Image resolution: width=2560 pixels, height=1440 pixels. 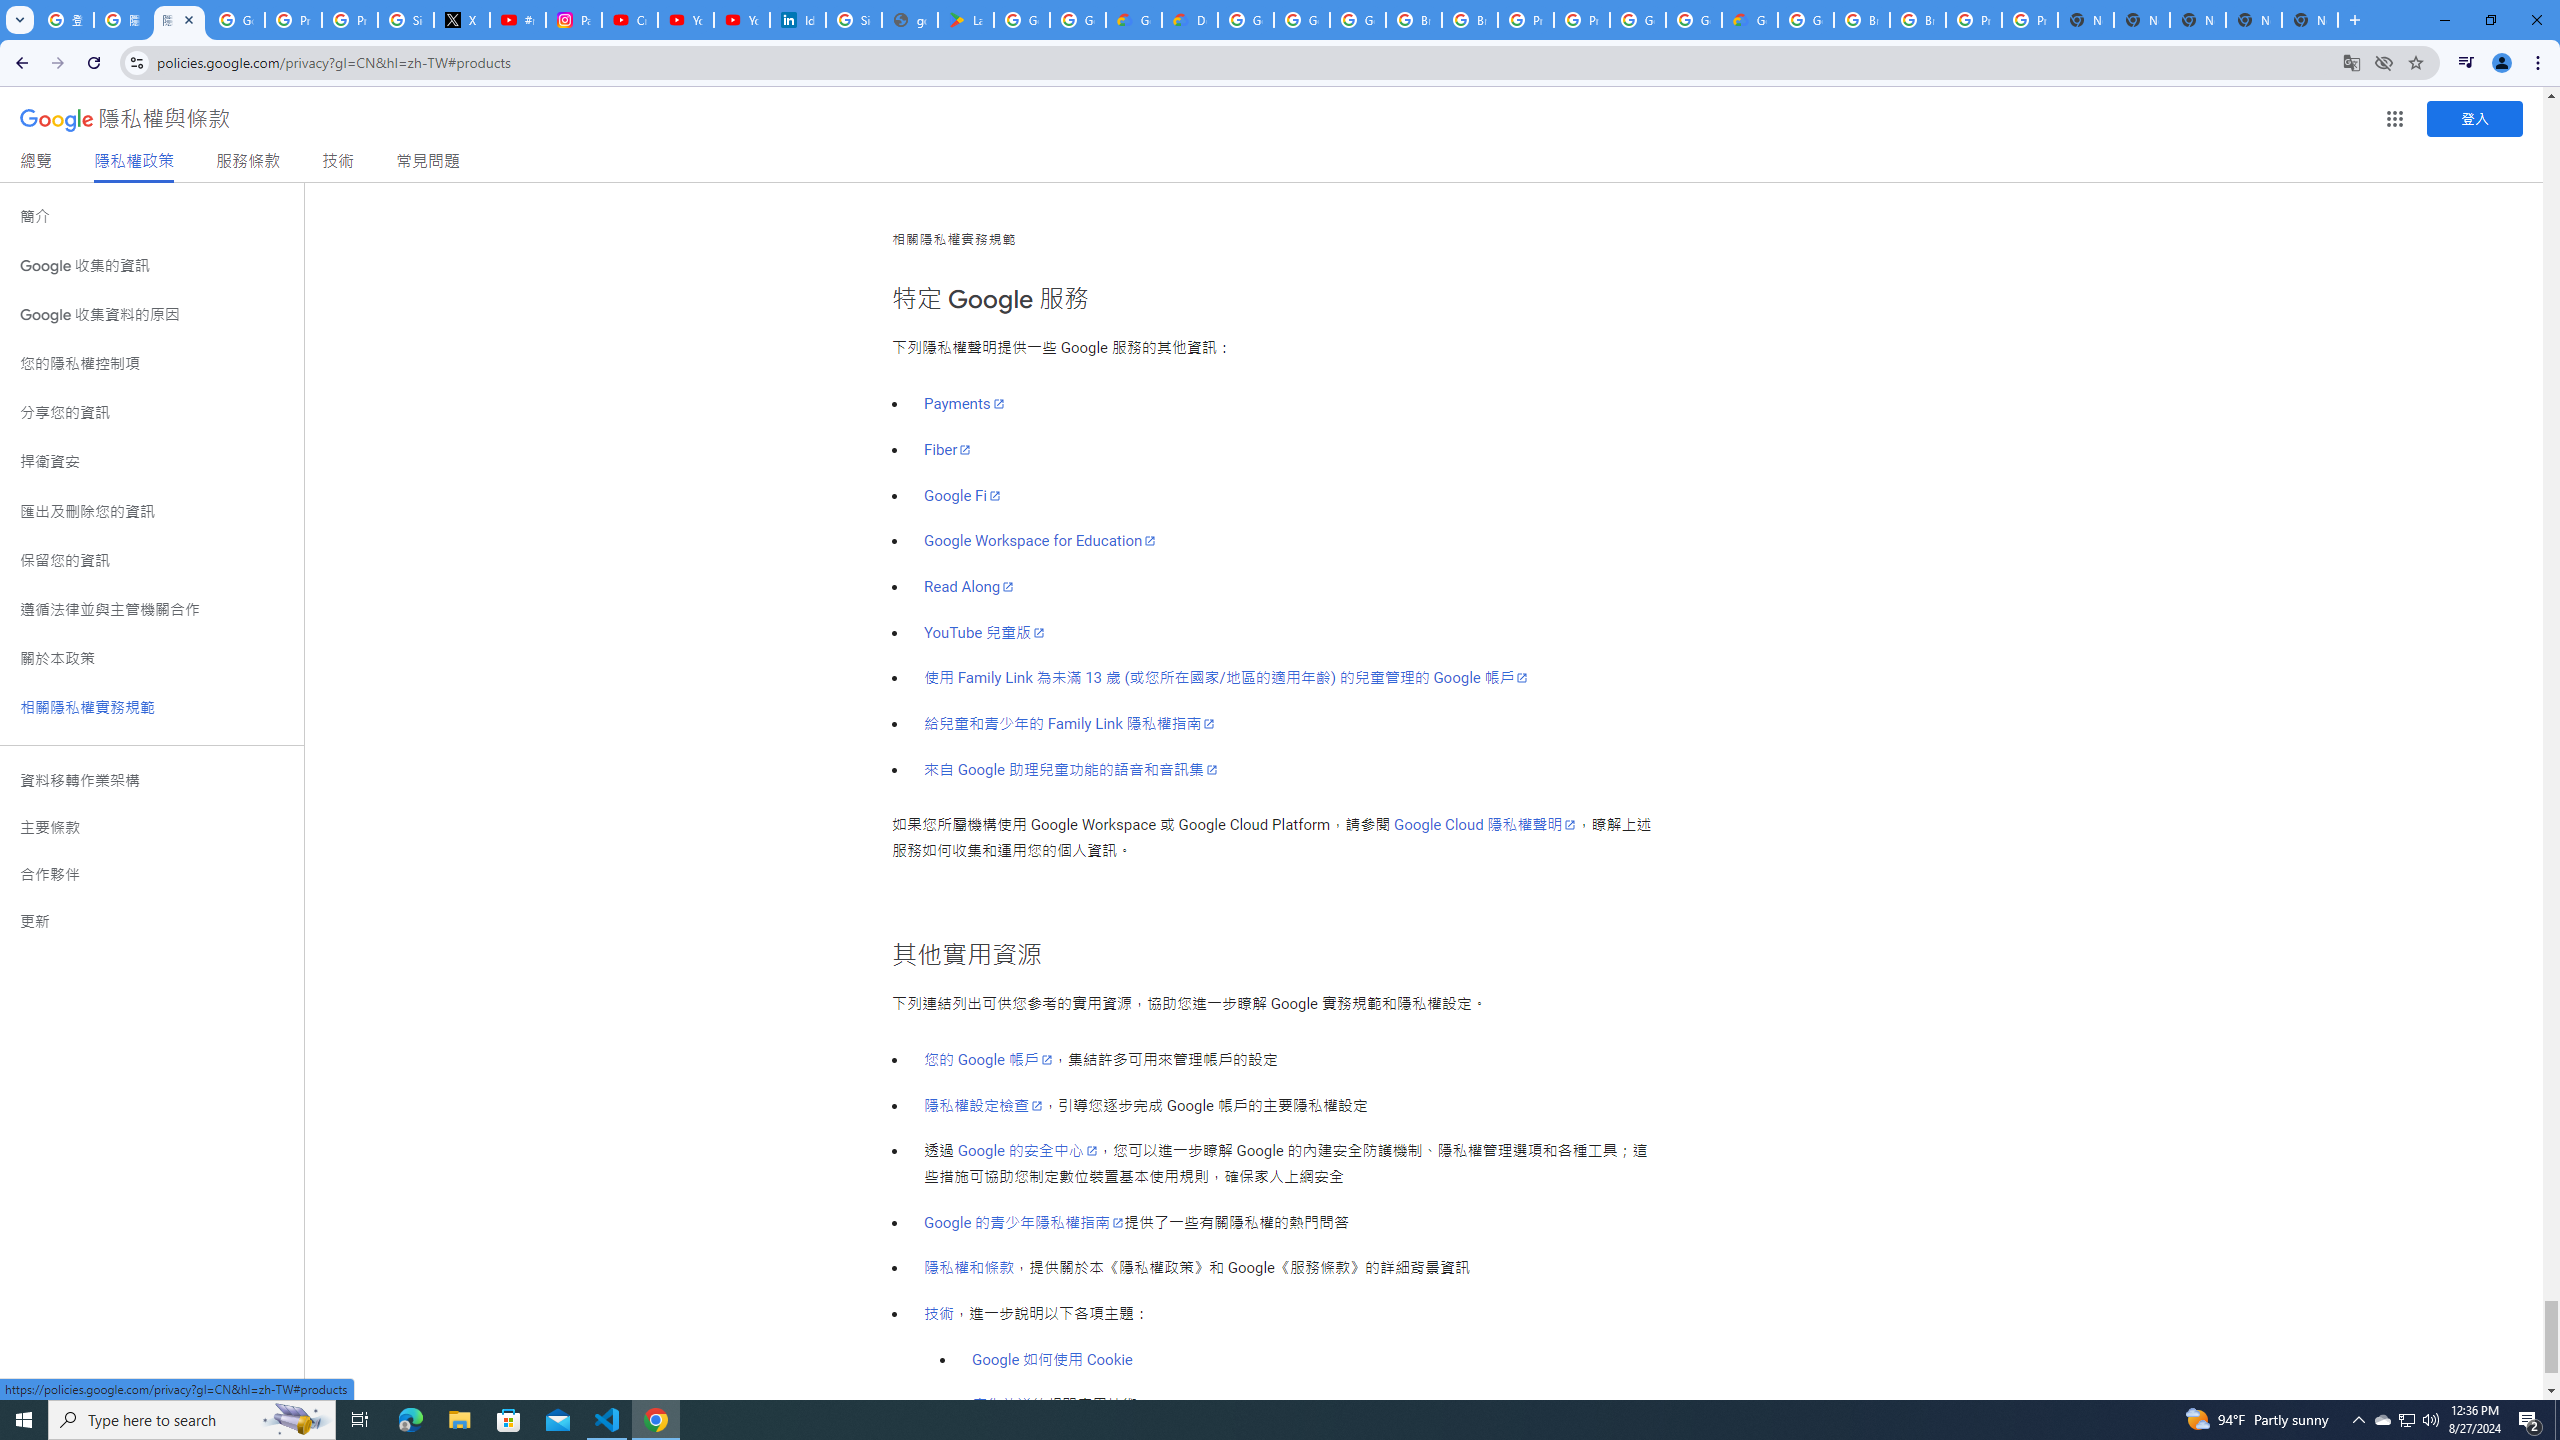 What do you see at coordinates (966, 19) in the screenshot?
I see `'Last Shelter: Survival - Apps on Google Play'` at bounding box center [966, 19].